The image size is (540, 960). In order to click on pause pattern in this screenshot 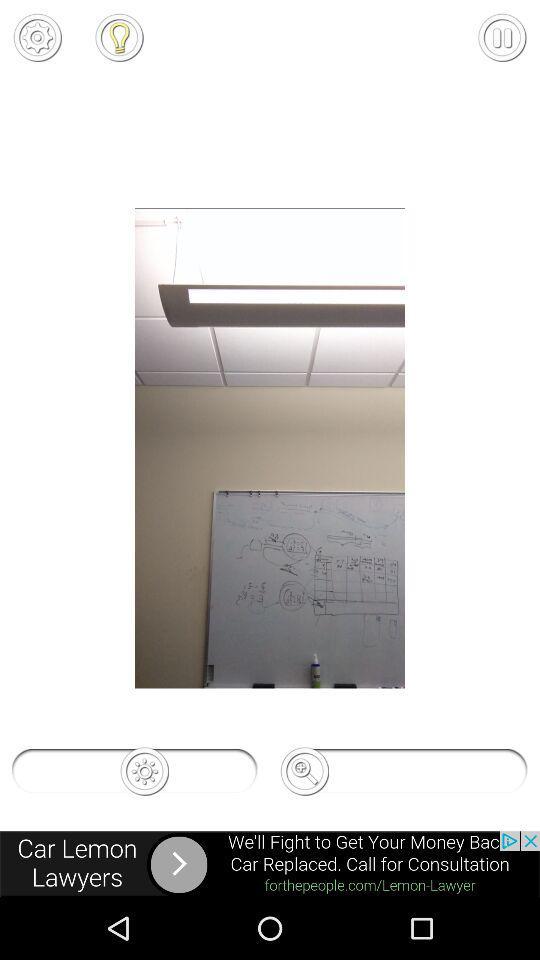, I will do `click(501, 36)`.